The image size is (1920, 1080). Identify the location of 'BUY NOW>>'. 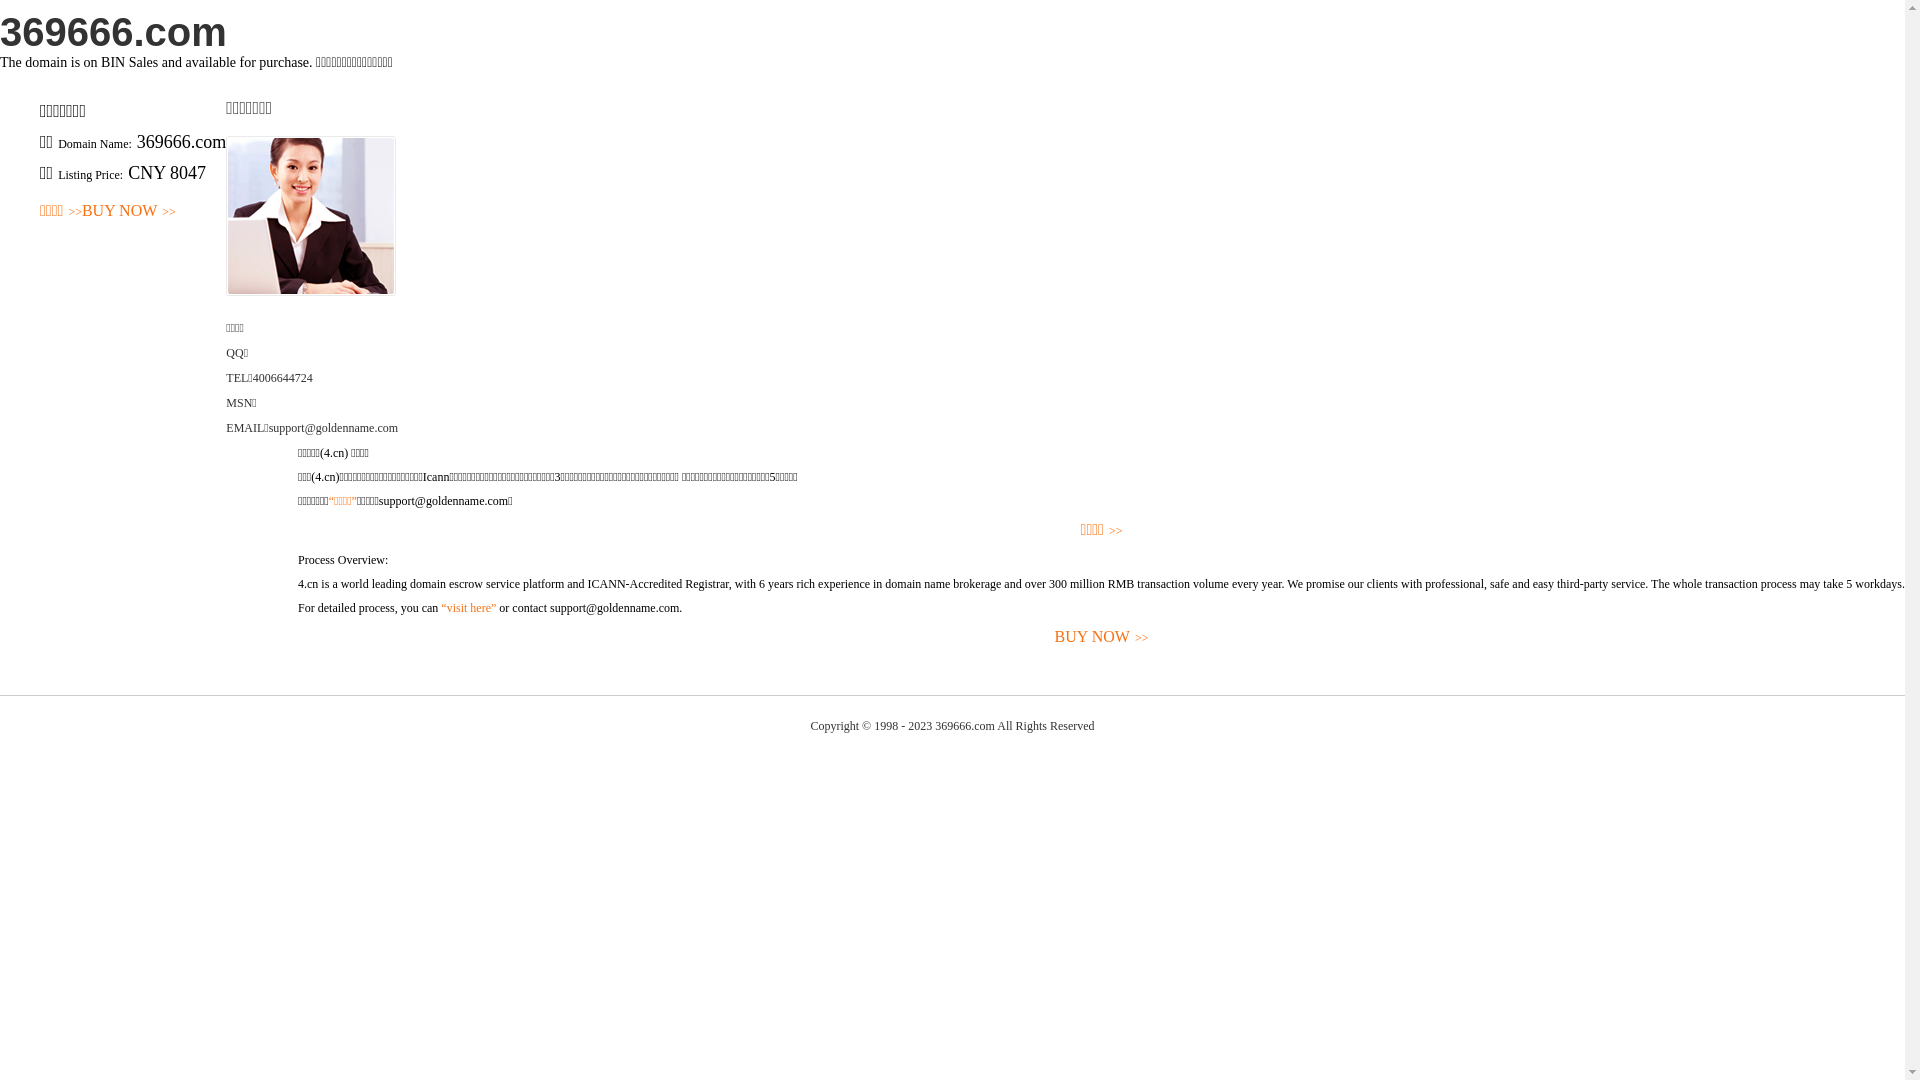
(128, 211).